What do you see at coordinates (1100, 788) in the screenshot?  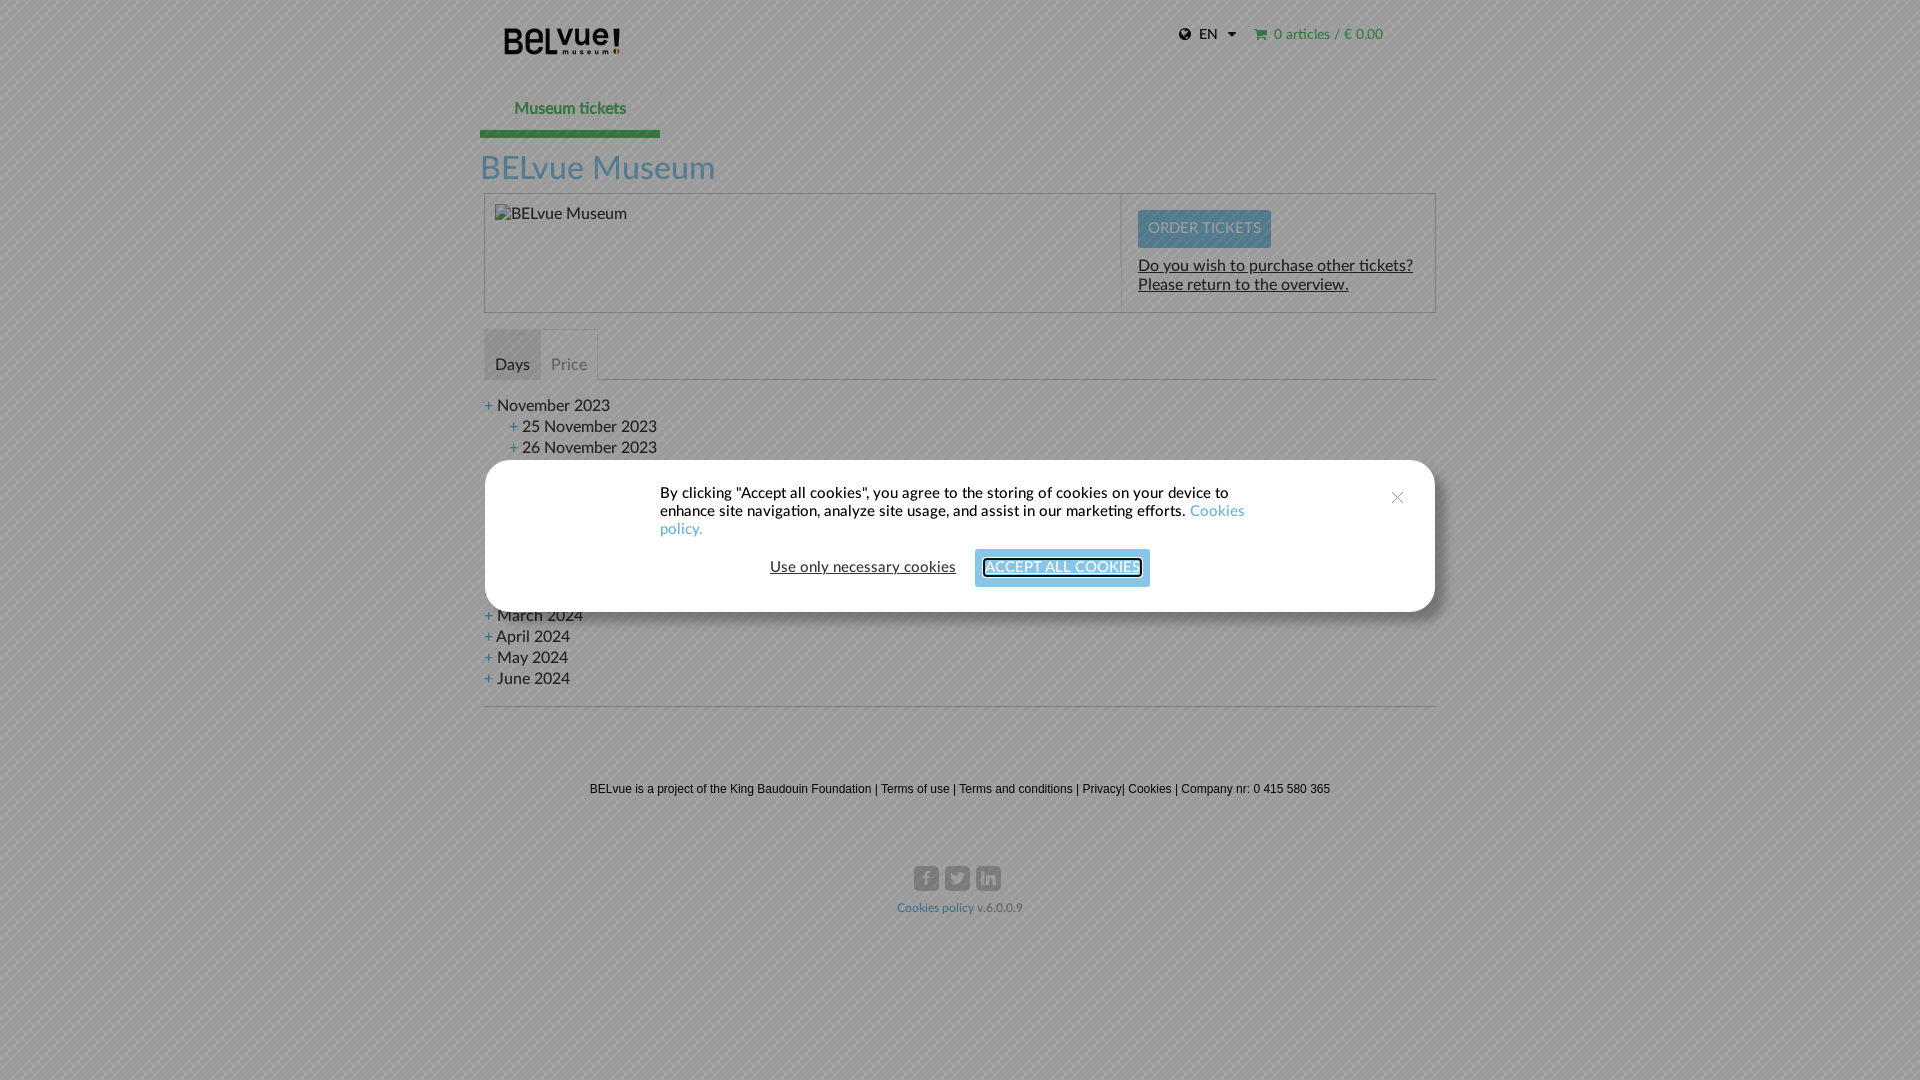 I see `'Privacy'` at bounding box center [1100, 788].